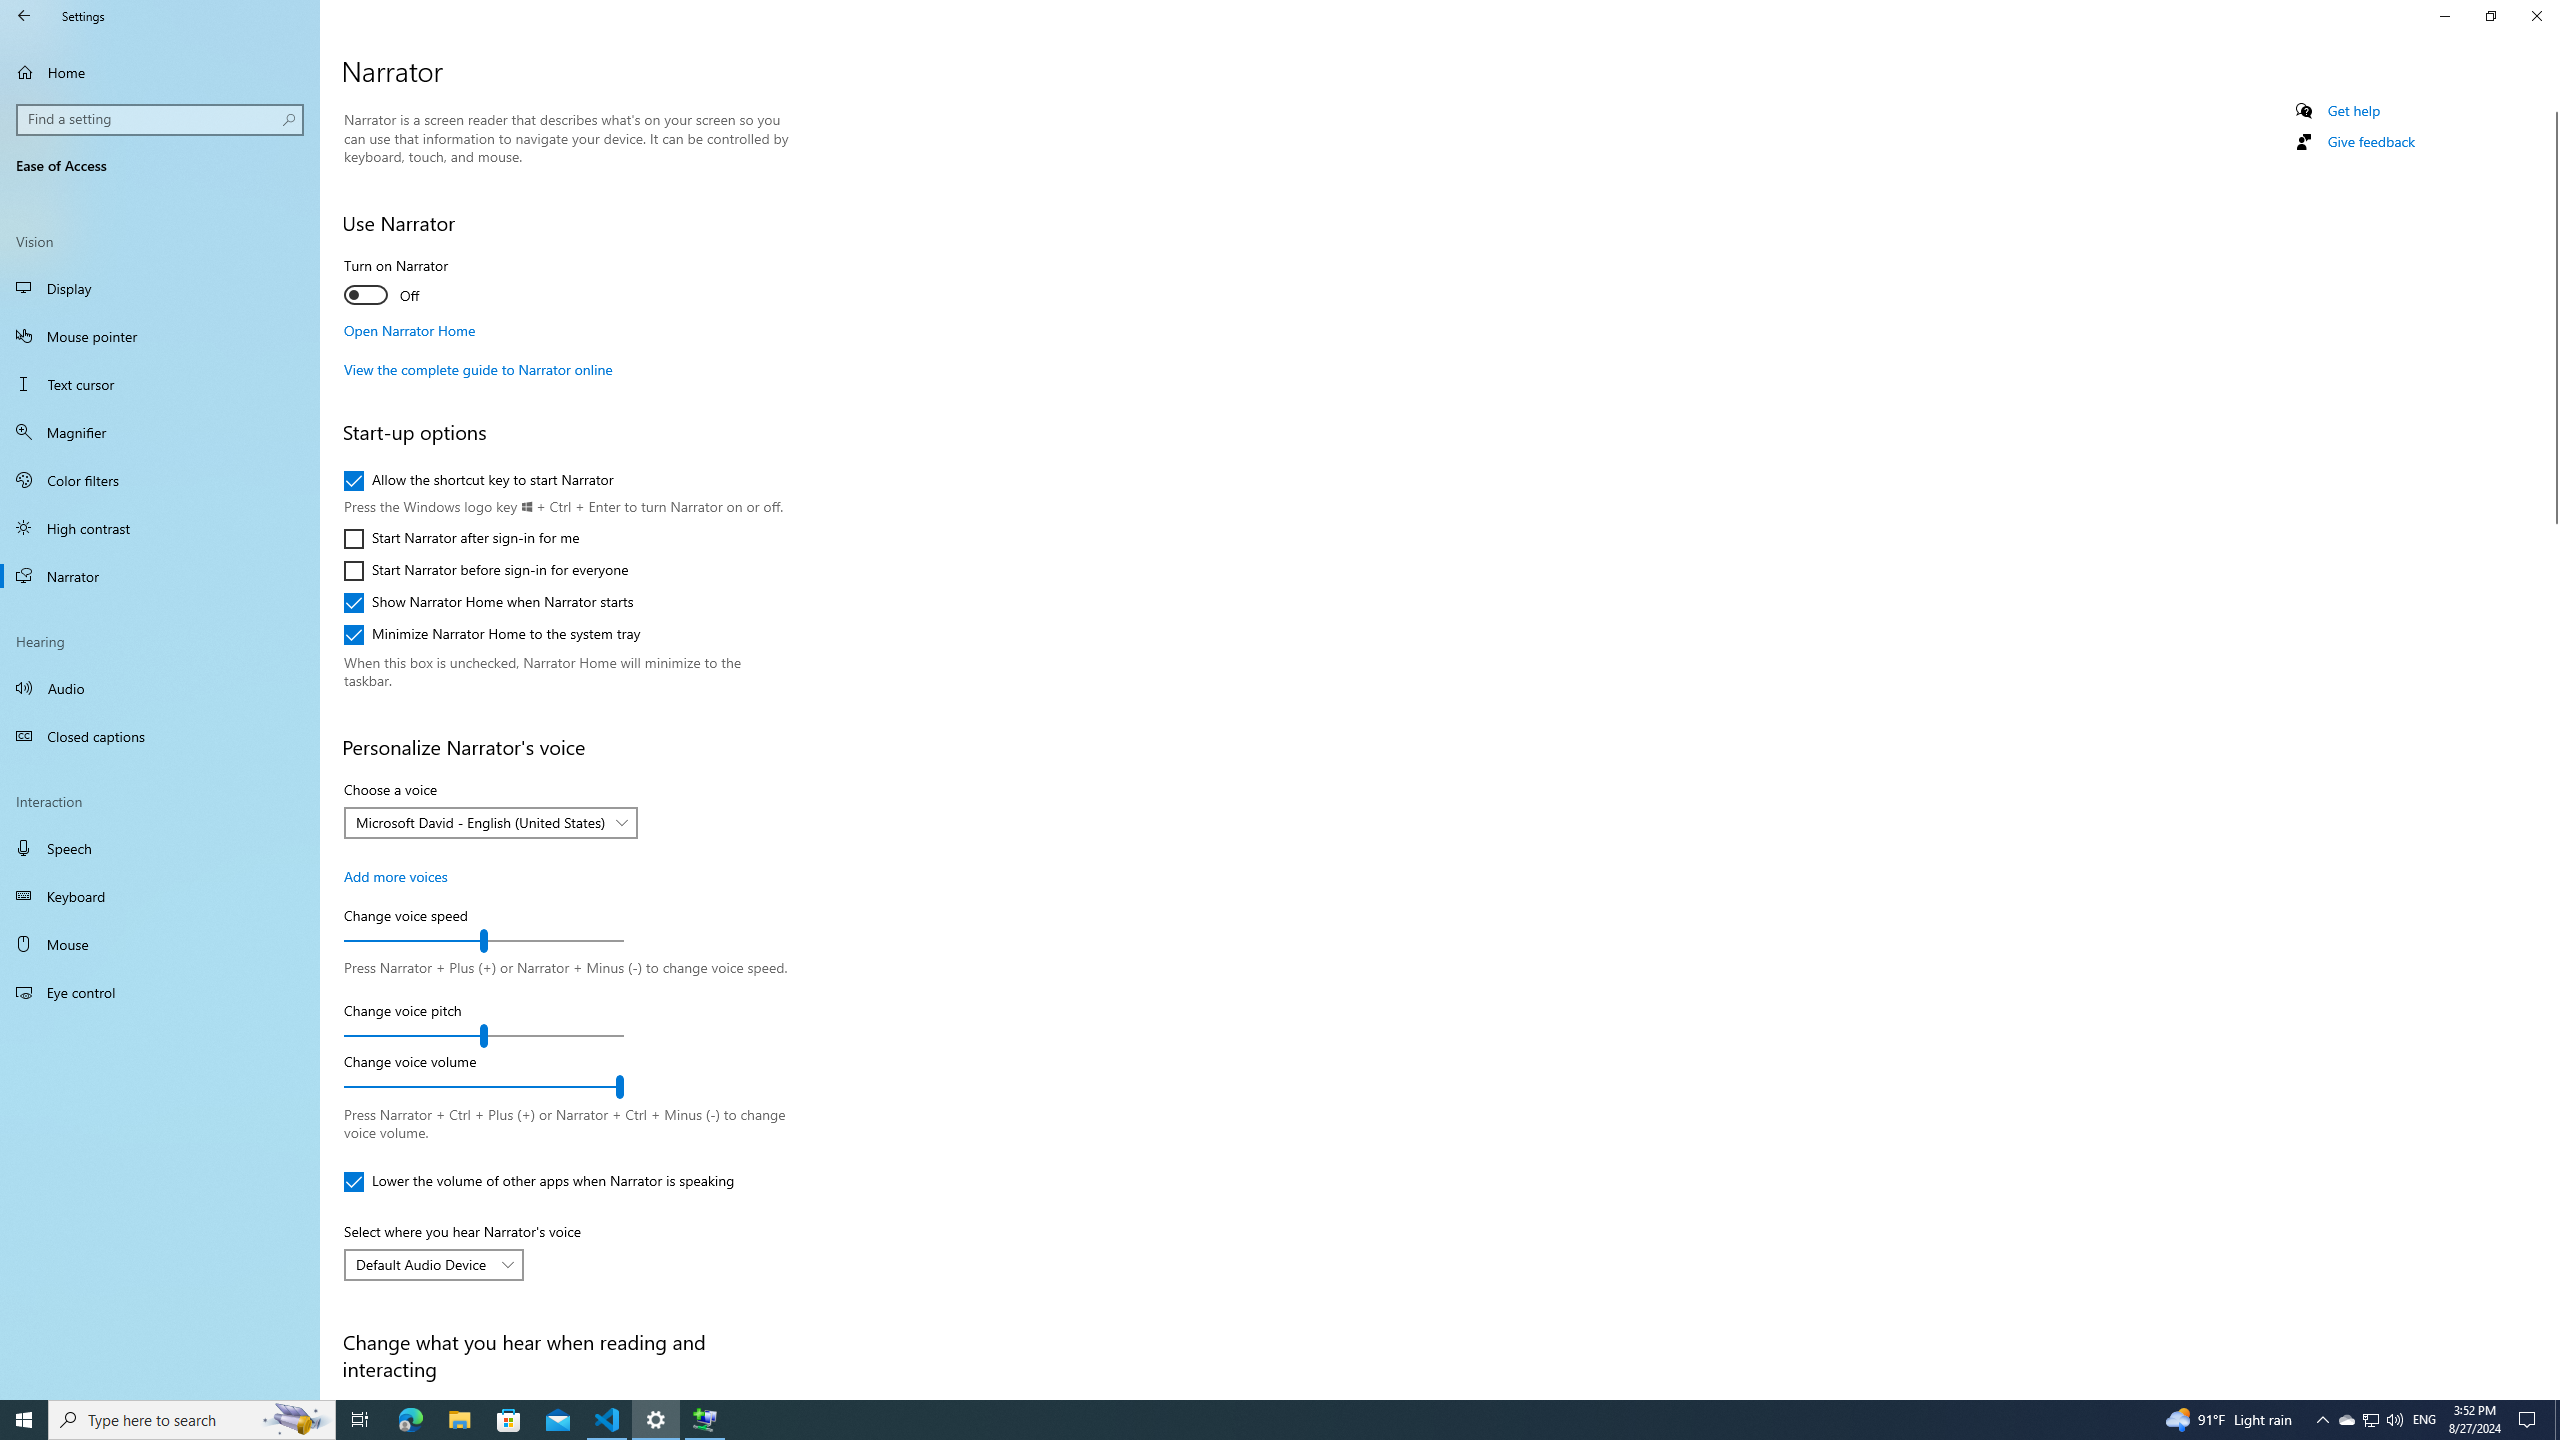 The height and width of the screenshot is (1440, 2560). What do you see at coordinates (476, 368) in the screenshot?
I see `'View the complete guide to Narrator online'` at bounding box center [476, 368].